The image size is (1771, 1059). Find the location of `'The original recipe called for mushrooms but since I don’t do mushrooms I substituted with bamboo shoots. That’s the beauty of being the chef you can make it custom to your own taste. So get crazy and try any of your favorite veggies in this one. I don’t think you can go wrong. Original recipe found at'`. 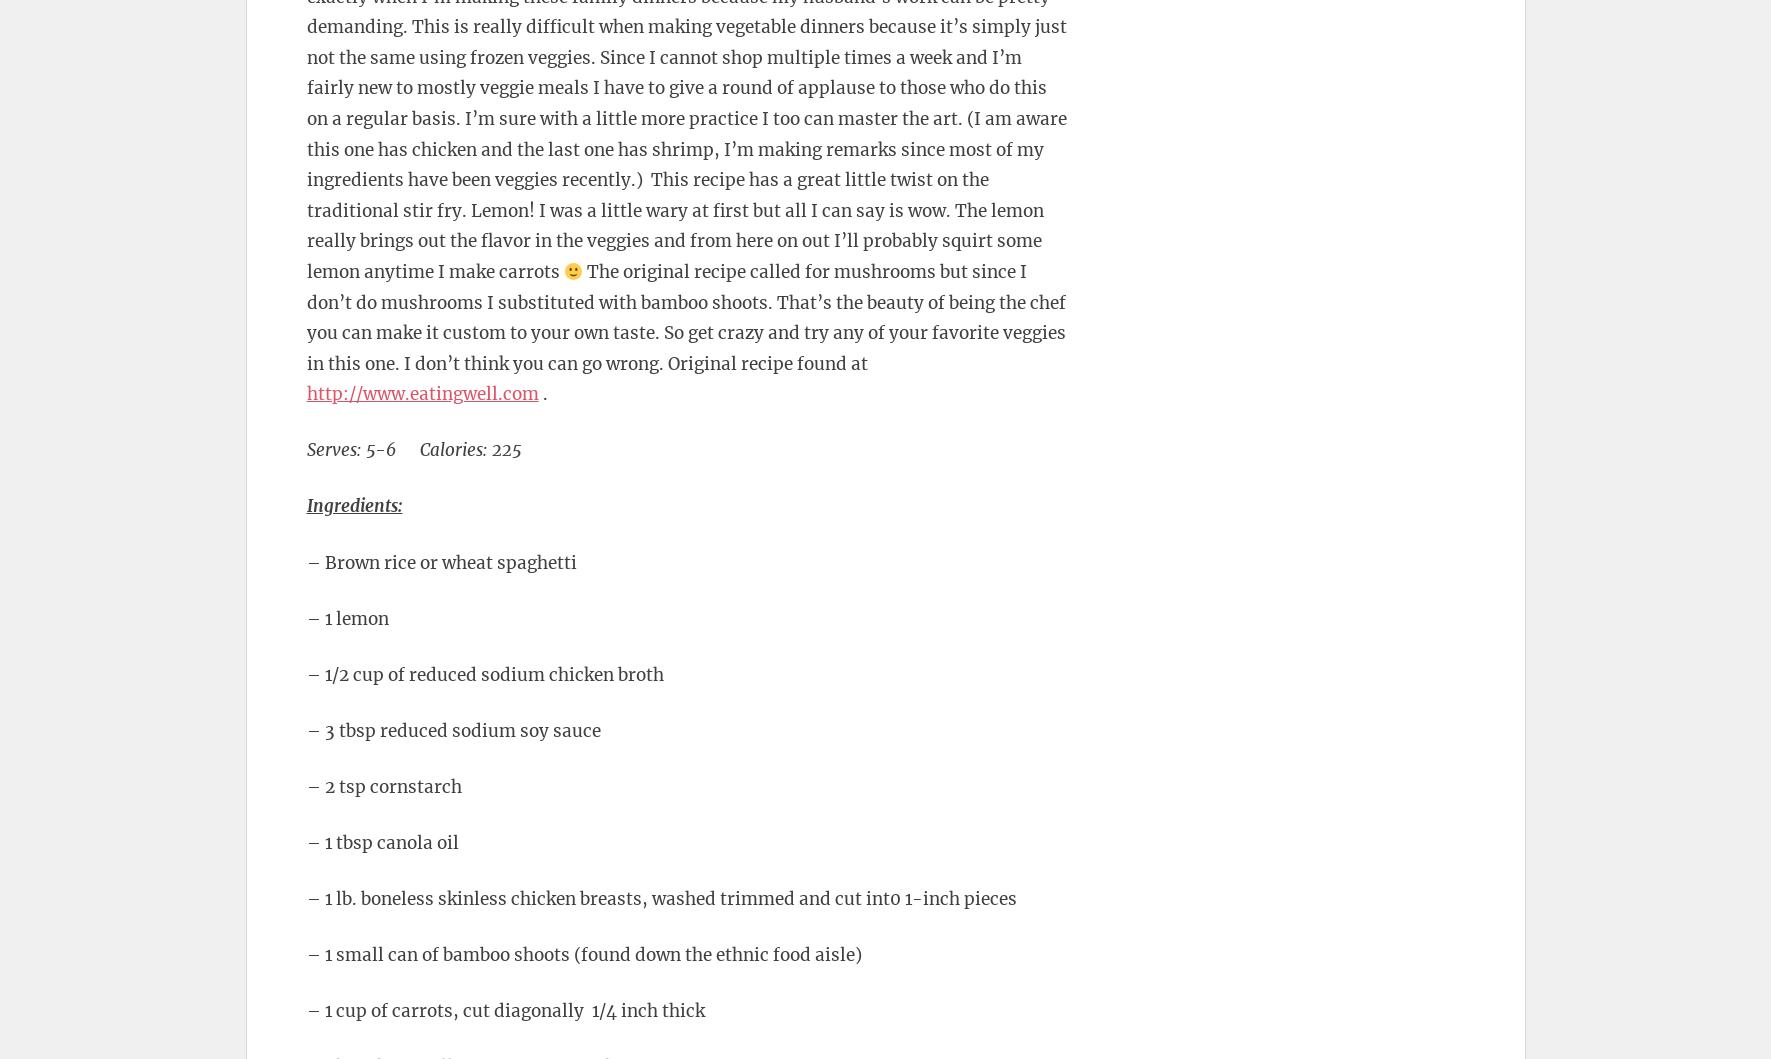

'The original recipe called for mushrooms but since I don’t do mushrooms I substituted with bamboo shoots. That’s the beauty of being the chef you can make it custom to your own taste. So get crazy and try any of your favorite veggies in this one. I don’t think you can go wrong. Original recipe found at' is located at coordinates (685, 316).